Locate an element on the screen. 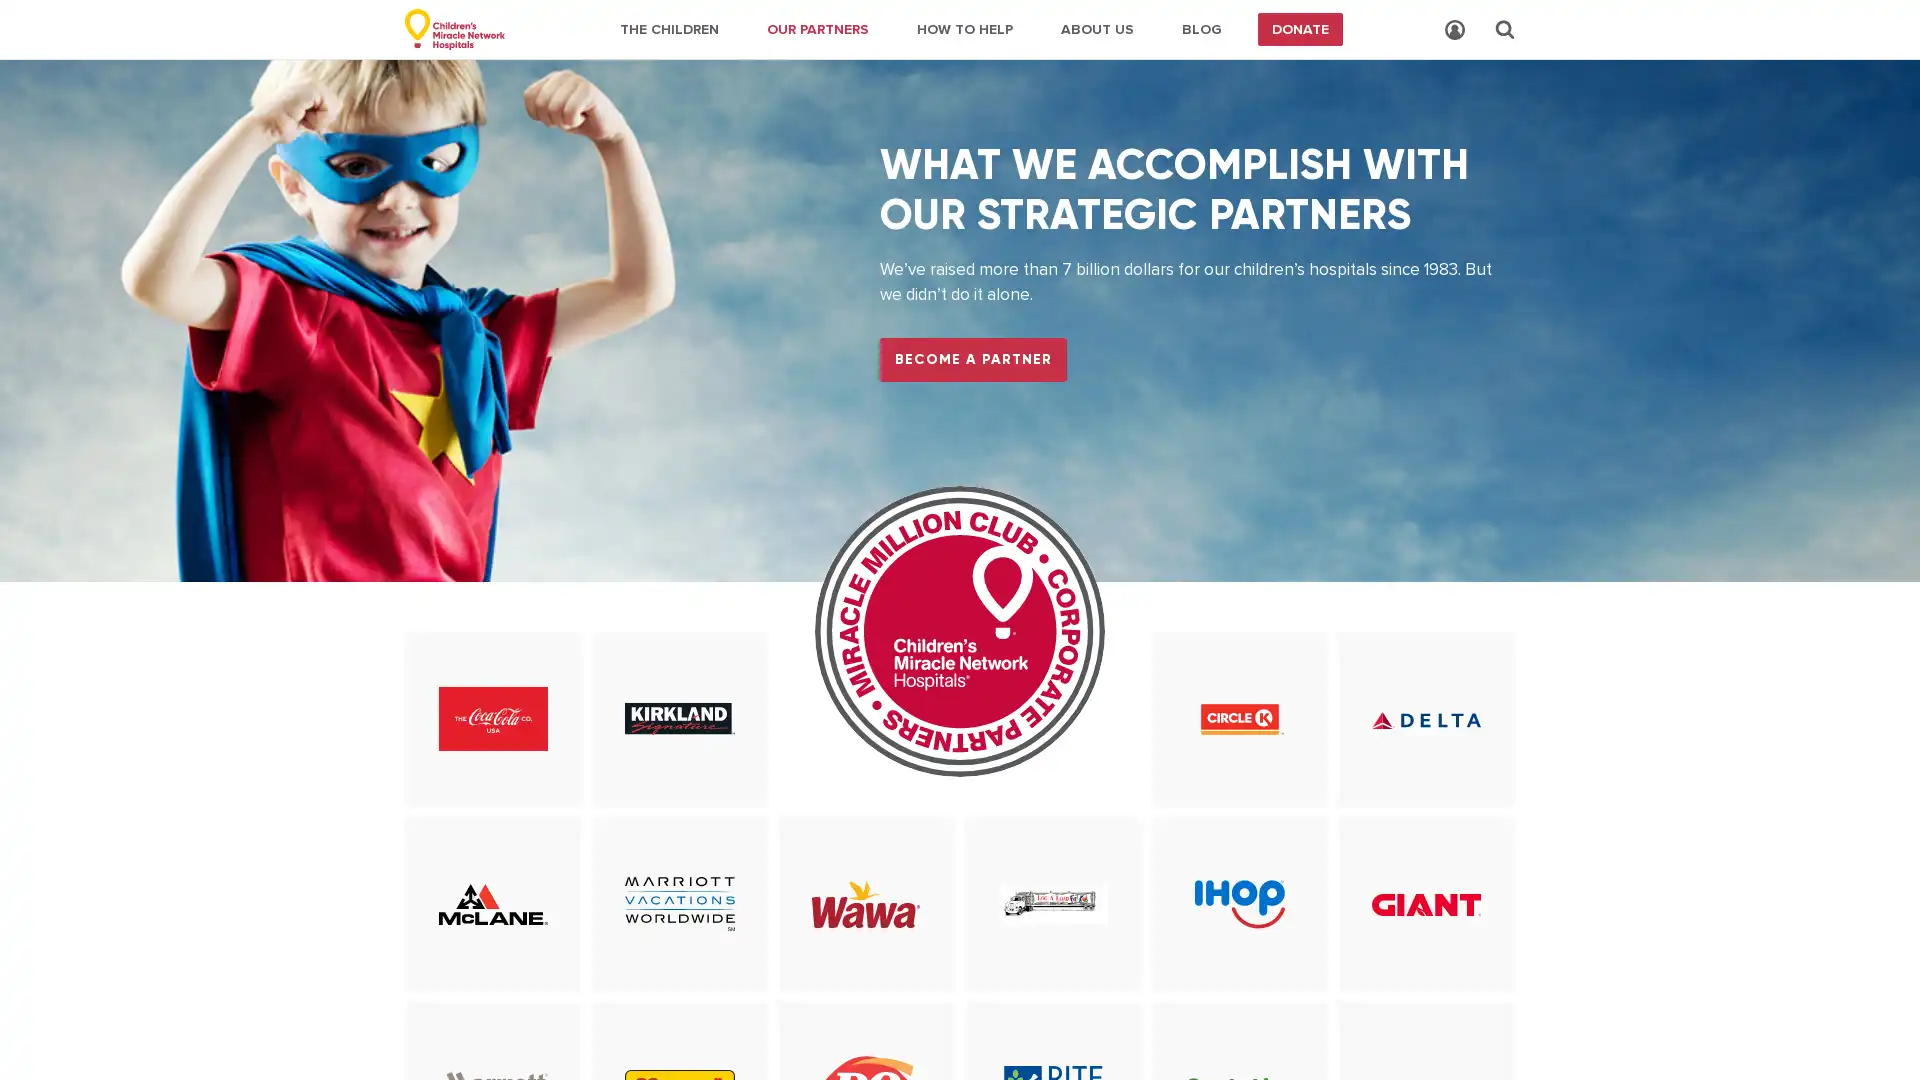  Search is located at coordinates (1505, 29).